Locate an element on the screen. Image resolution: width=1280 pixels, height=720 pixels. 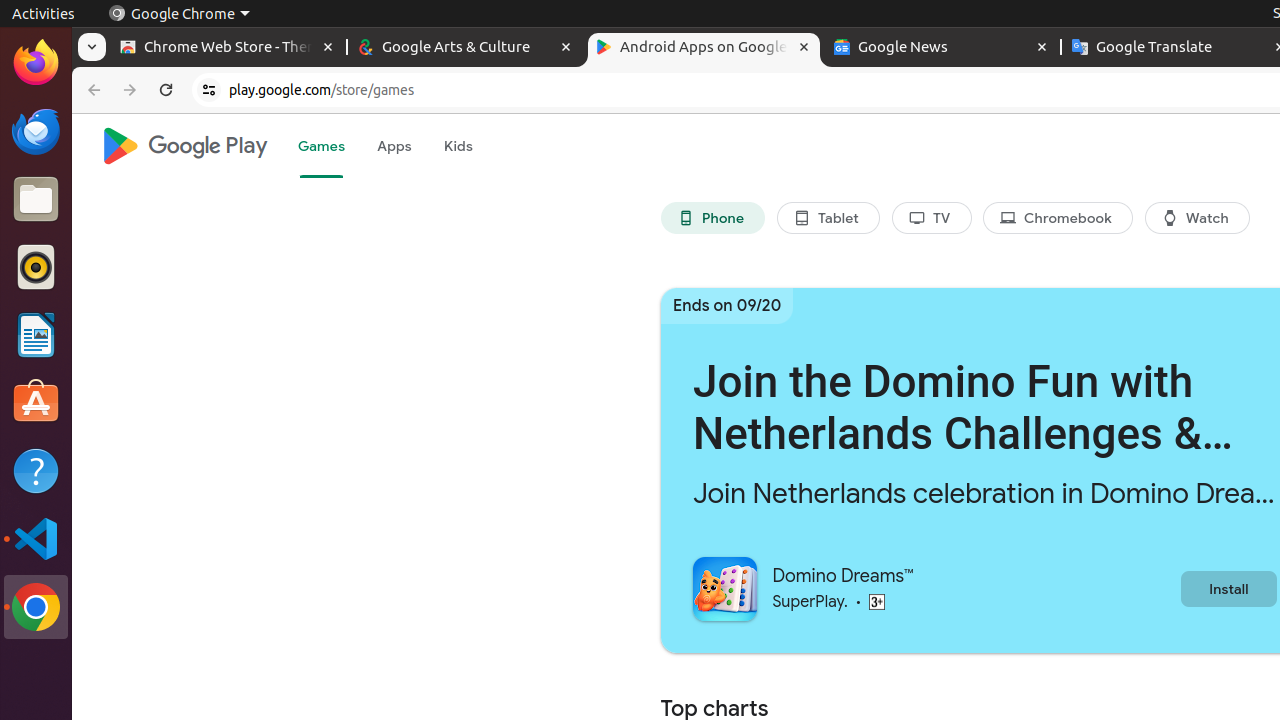
'Ubuntu Software' is located at coordinates (35, 403).